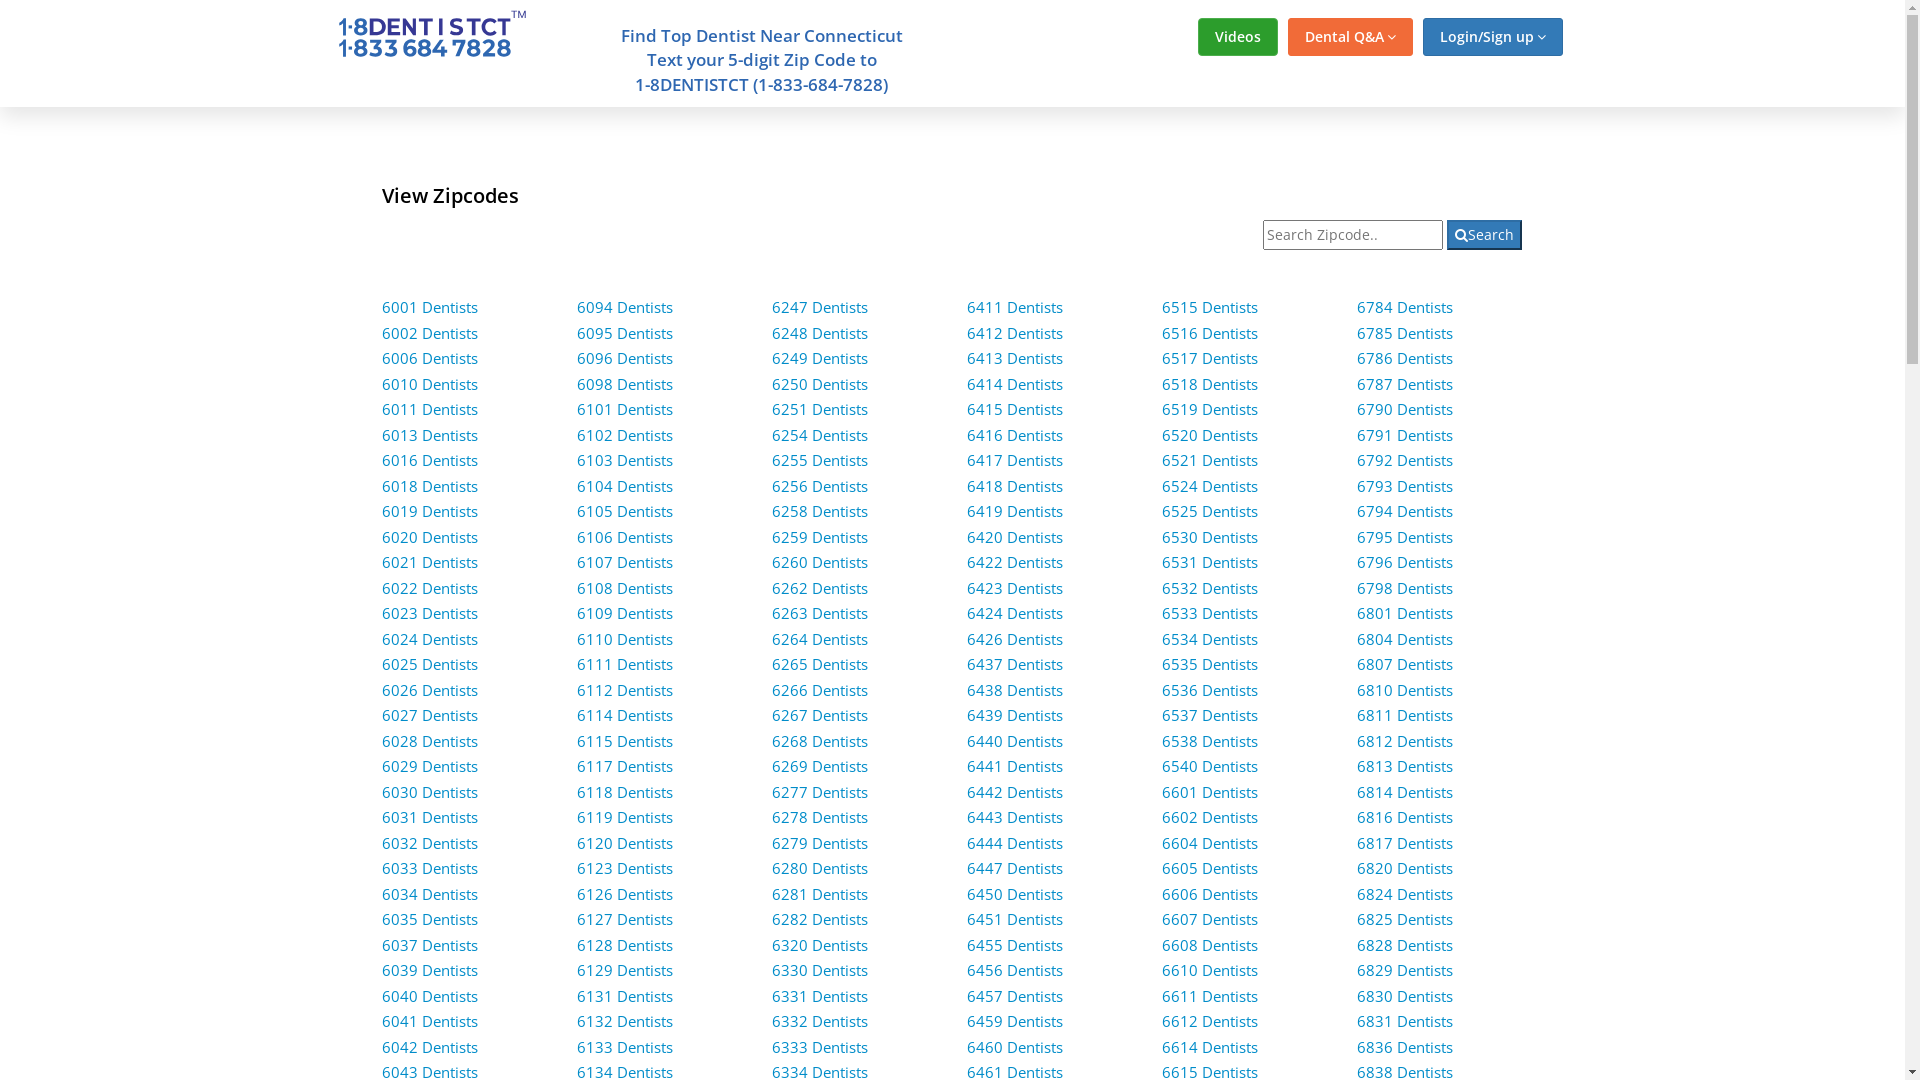  Describe the element at coordinates (382, 459) in the screenshot. I see `'6016 Dentists'` at that location.